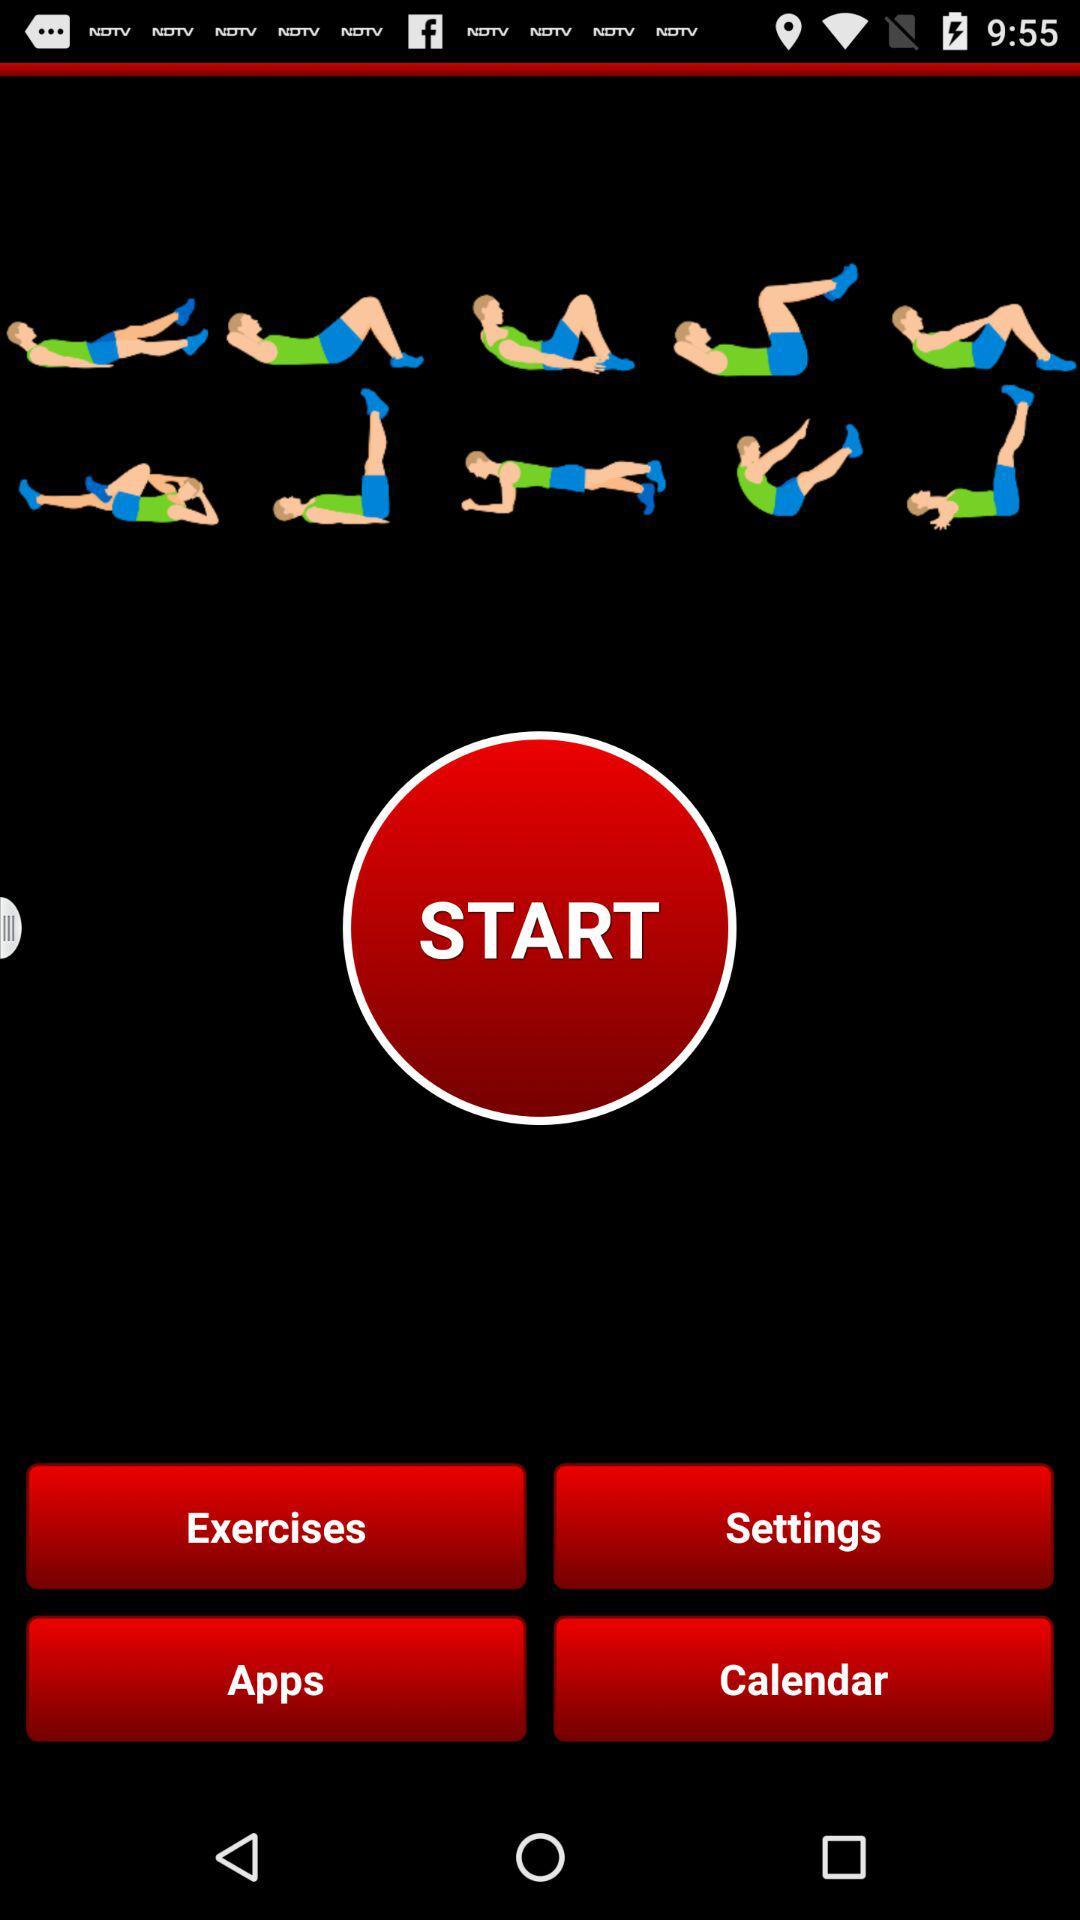 The height and width of the screenshot is (1920, 1080). What do you see at coordinates (276, 1678) in the screenshot?
I see `icon next to calendar item` at bounding box center [276, 1678].